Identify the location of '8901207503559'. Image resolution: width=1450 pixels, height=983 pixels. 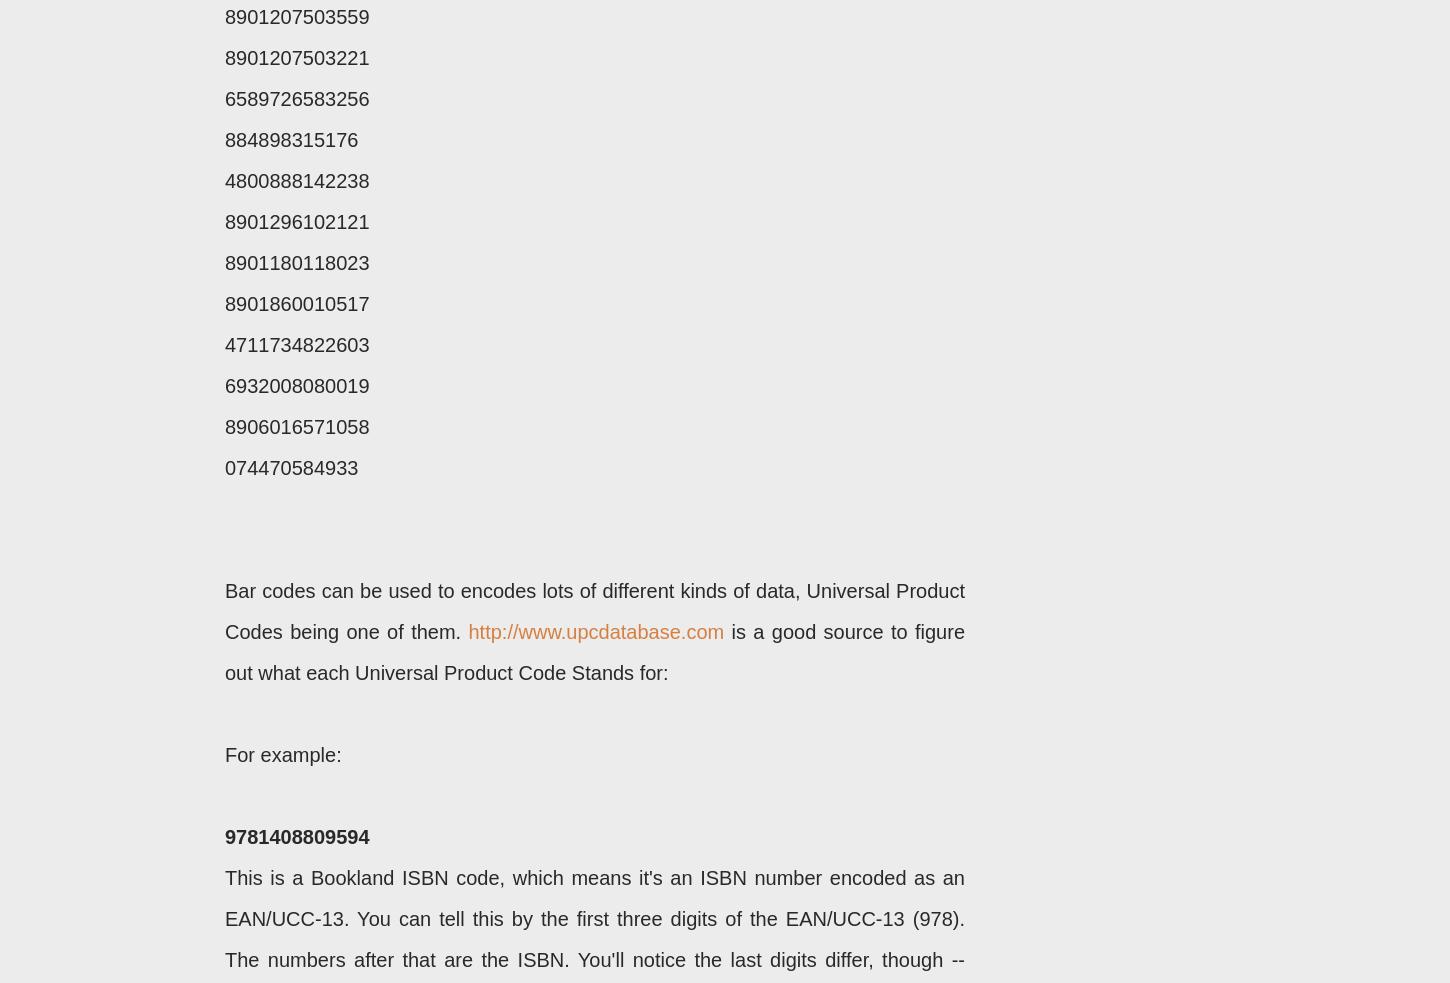
(224, 16).